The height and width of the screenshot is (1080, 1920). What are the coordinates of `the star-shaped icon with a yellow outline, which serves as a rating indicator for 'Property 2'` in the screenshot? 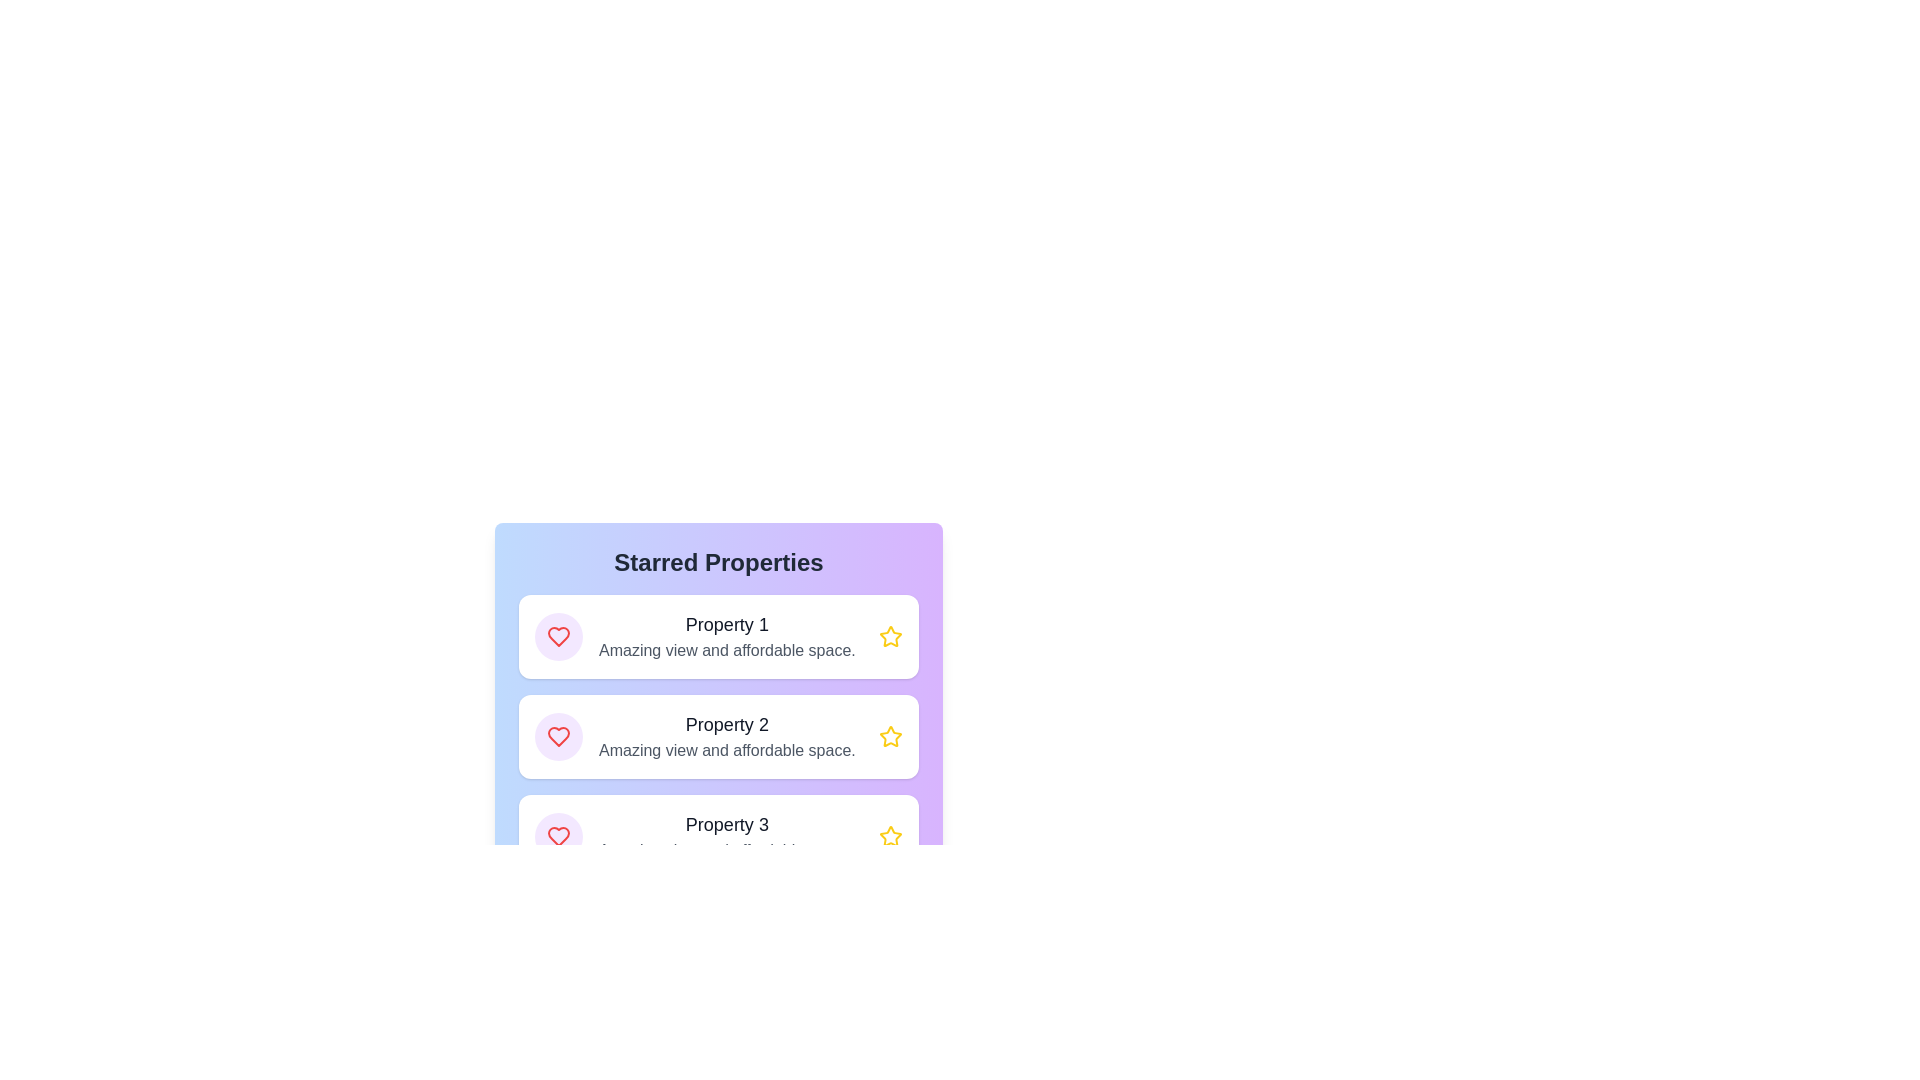 It's located at (890, 736).